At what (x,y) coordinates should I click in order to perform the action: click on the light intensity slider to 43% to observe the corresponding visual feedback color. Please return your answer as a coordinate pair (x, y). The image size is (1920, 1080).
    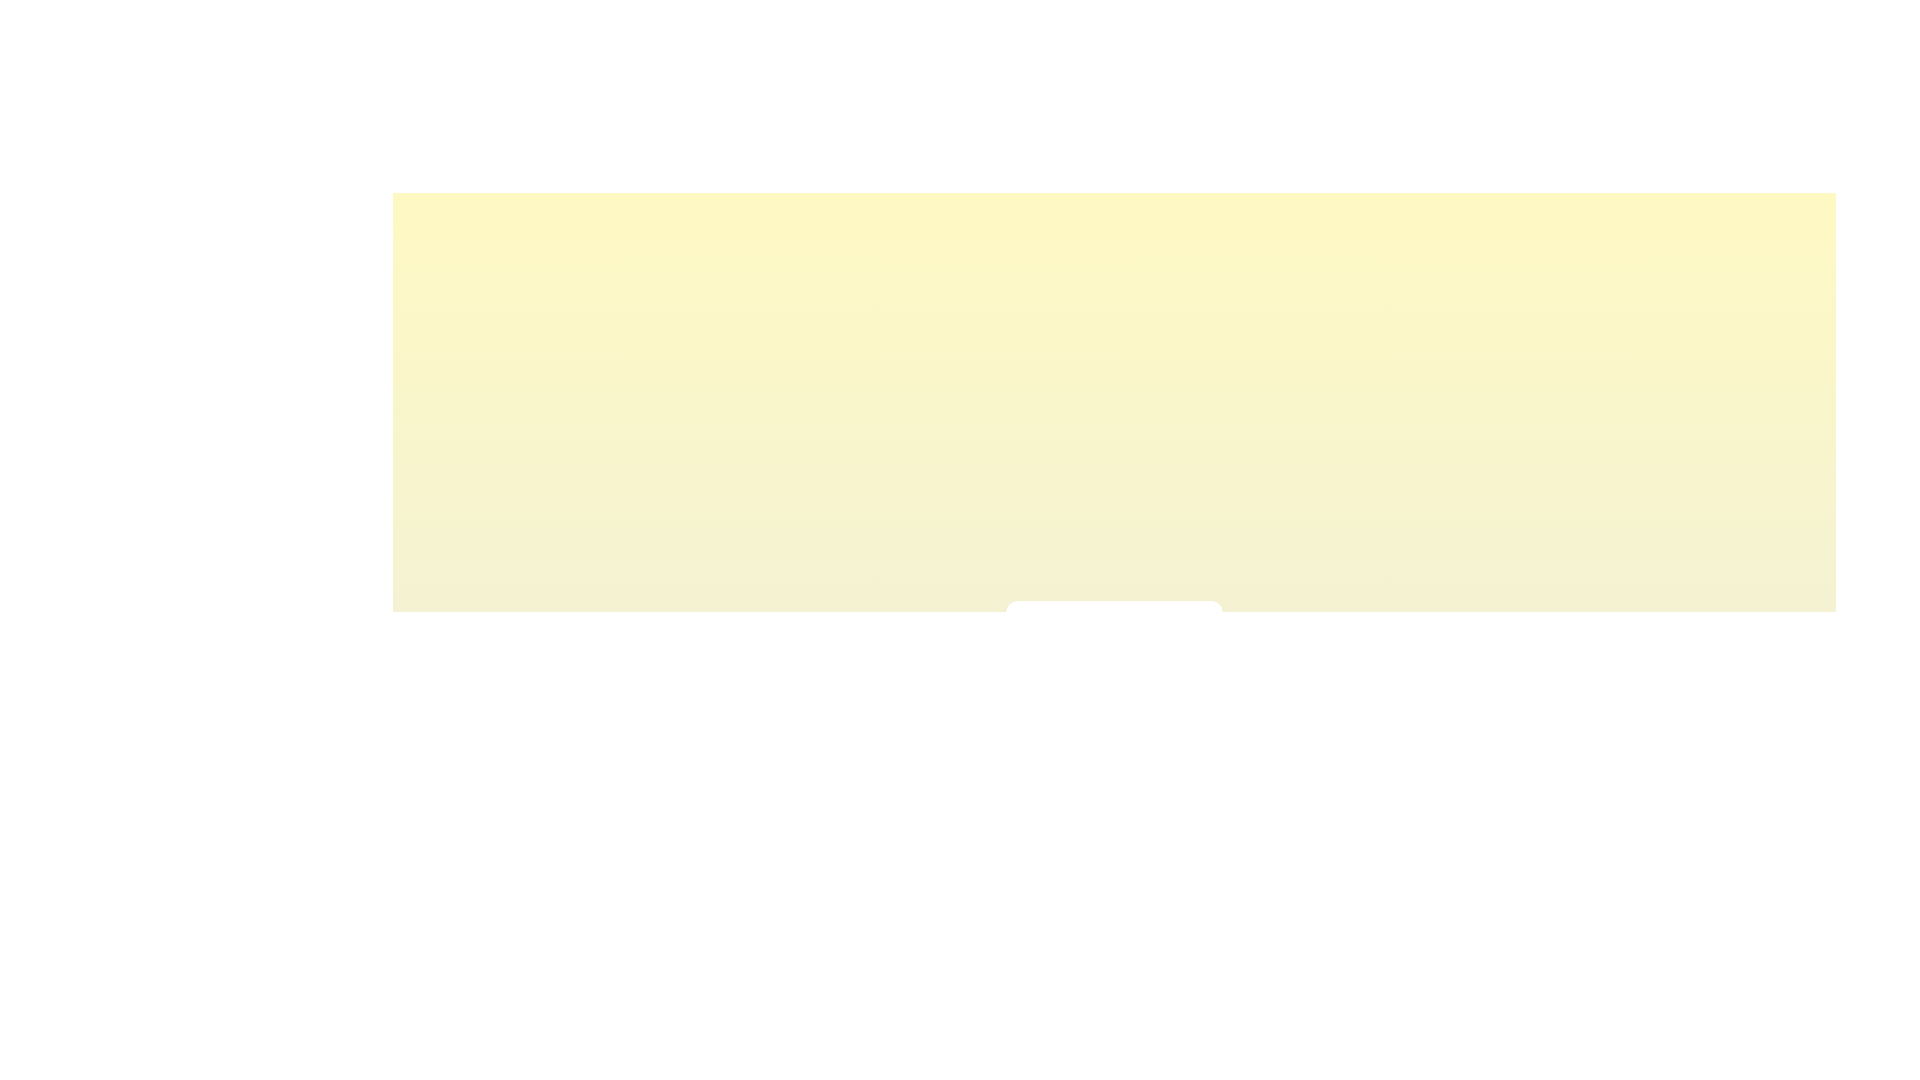
    Looking at the image, I should click on (1101, 676).